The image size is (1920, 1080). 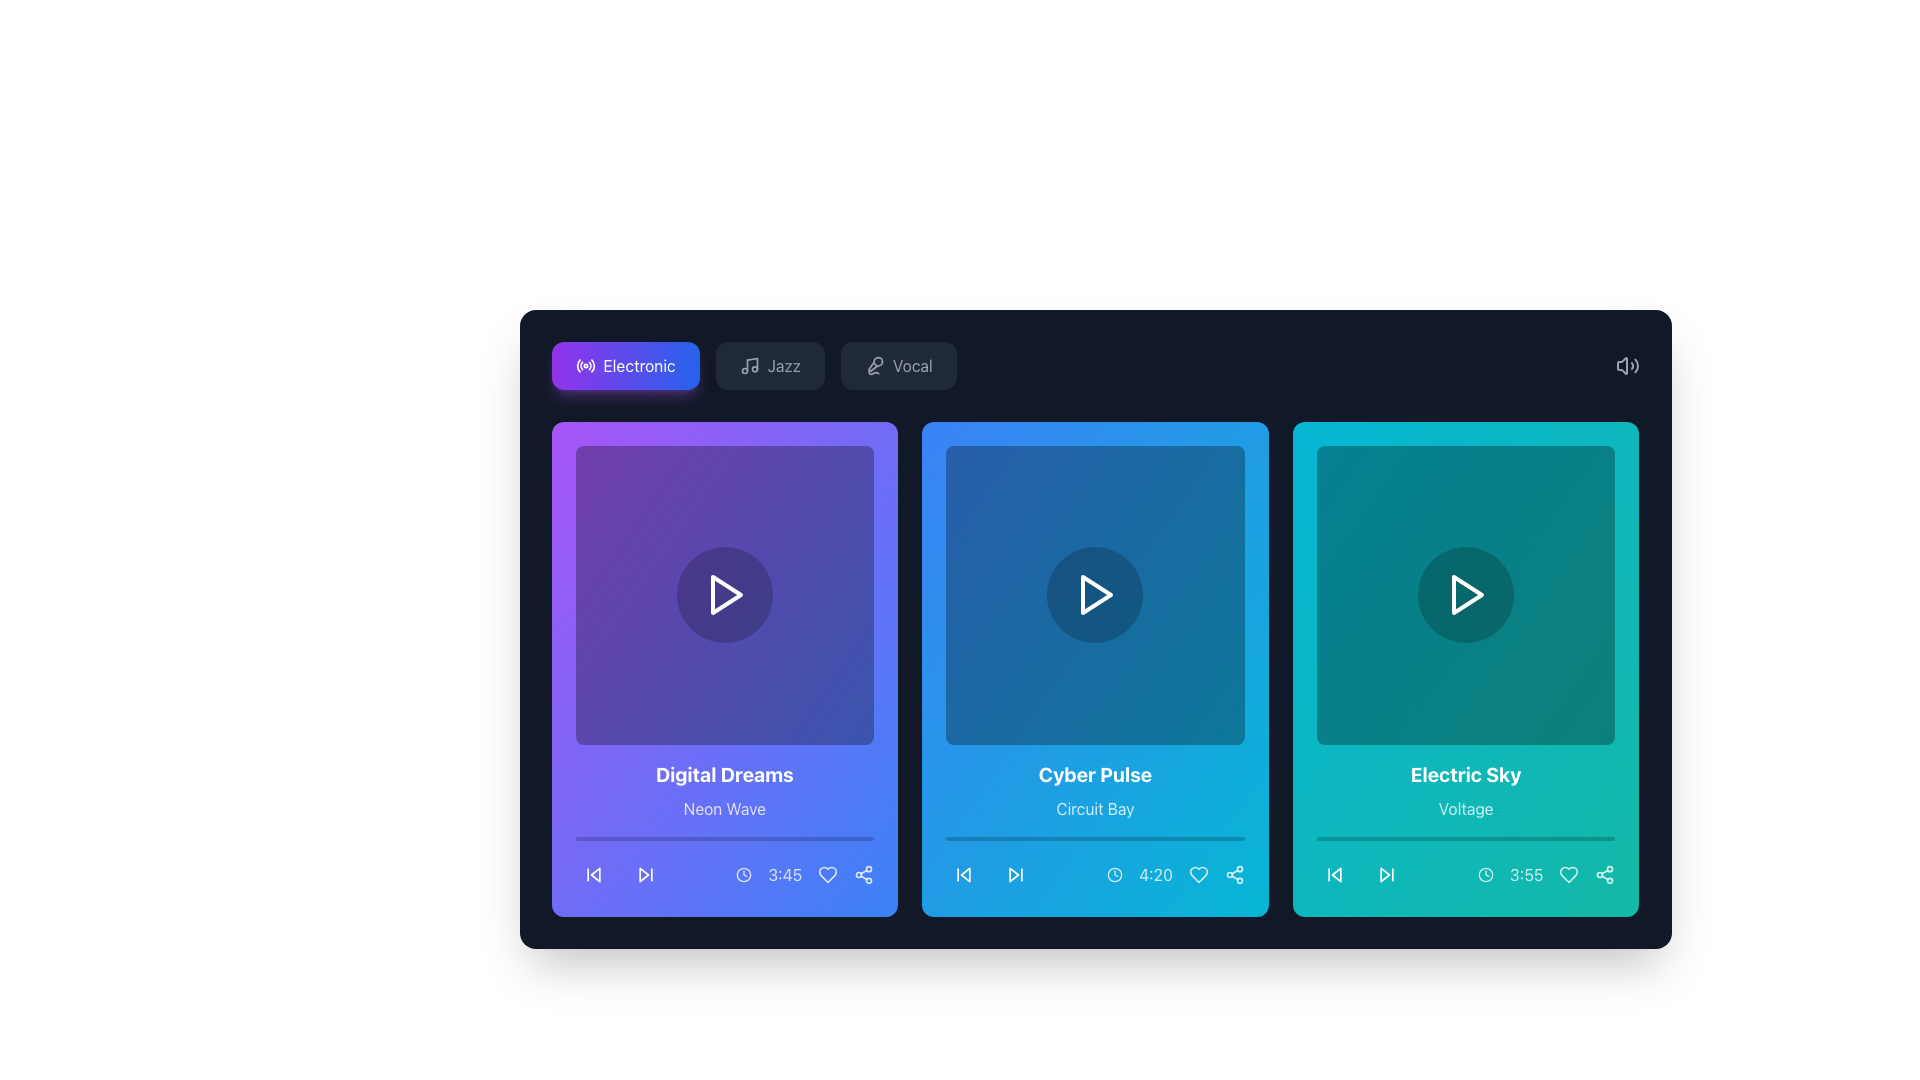 What do you see at coordinates (645, 873) in the screenshot?
I see `the skip-forward button, which is the second button in the playback controls of the 'Digital Dreams' card, to skip to the next item` at bounding box center [645, 873].